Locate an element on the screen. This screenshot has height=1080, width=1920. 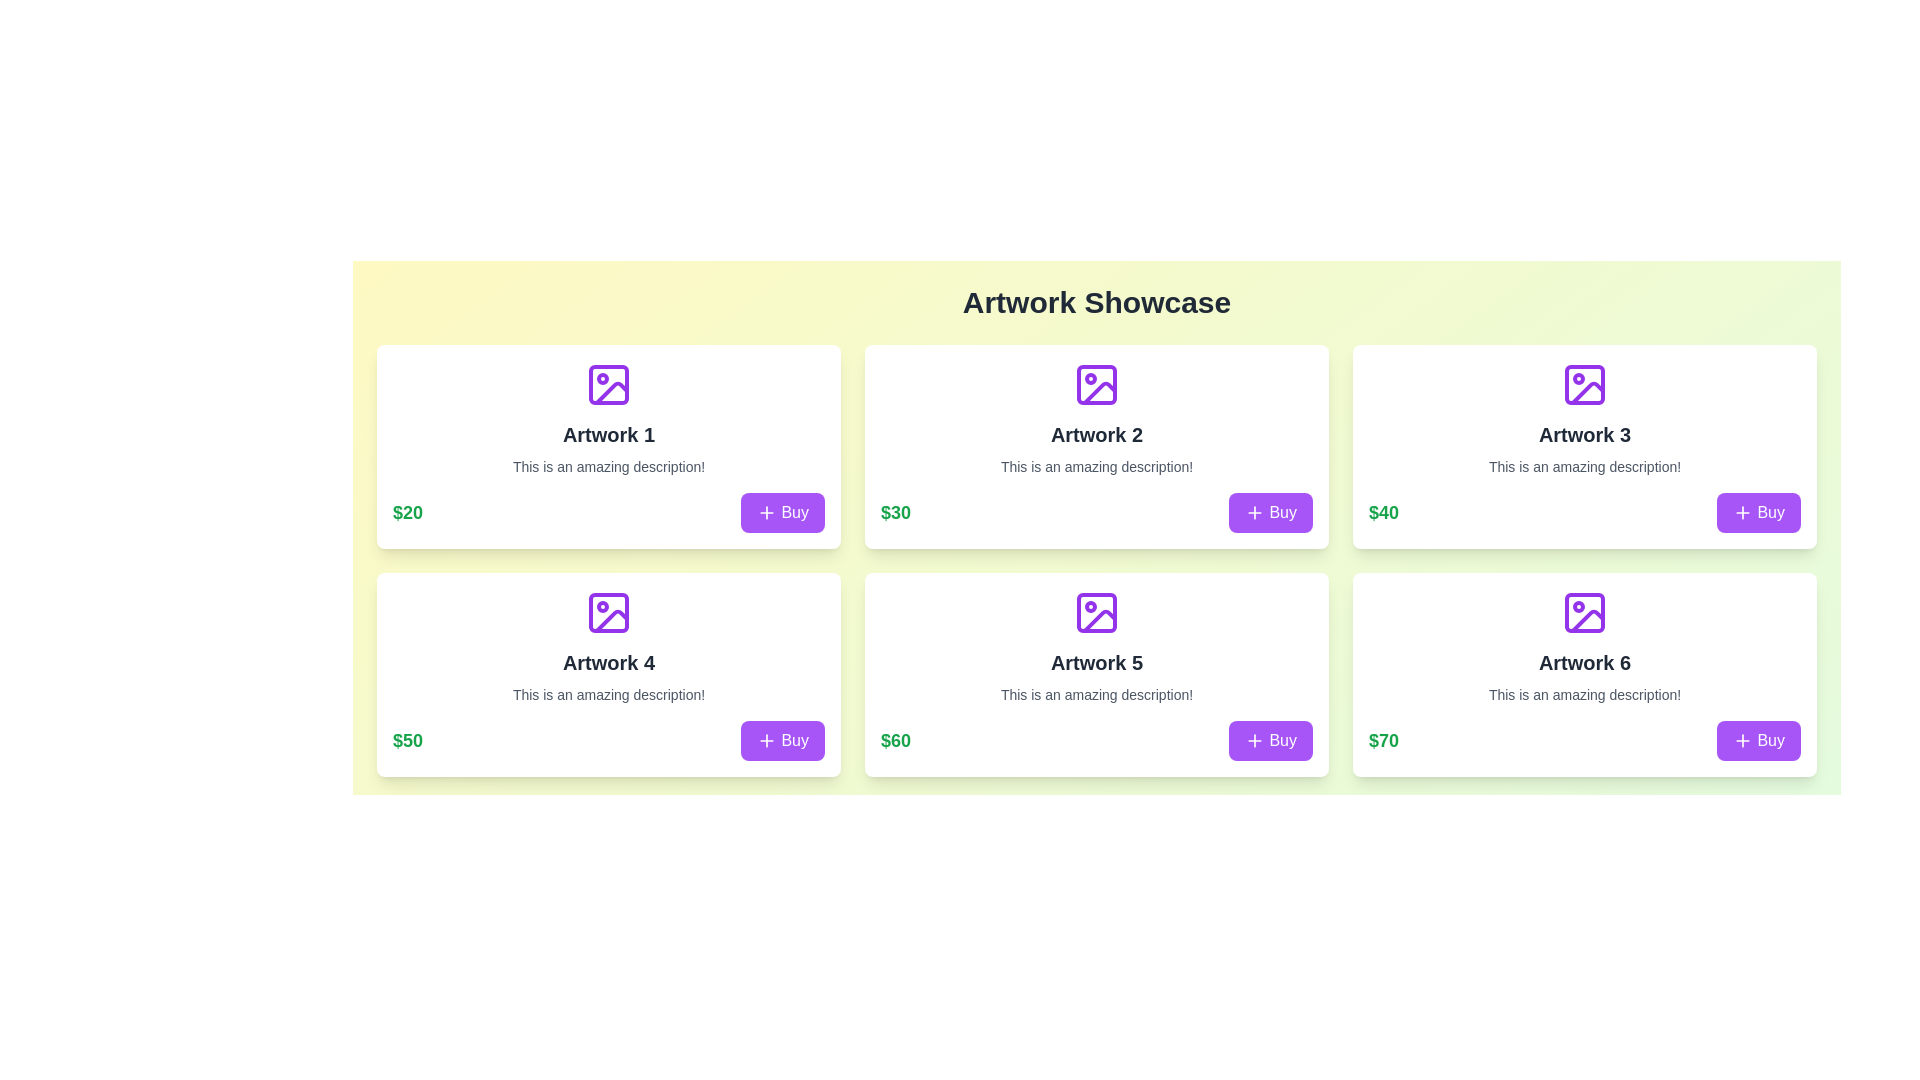
the price displayed is located at coordinates (895, 512).